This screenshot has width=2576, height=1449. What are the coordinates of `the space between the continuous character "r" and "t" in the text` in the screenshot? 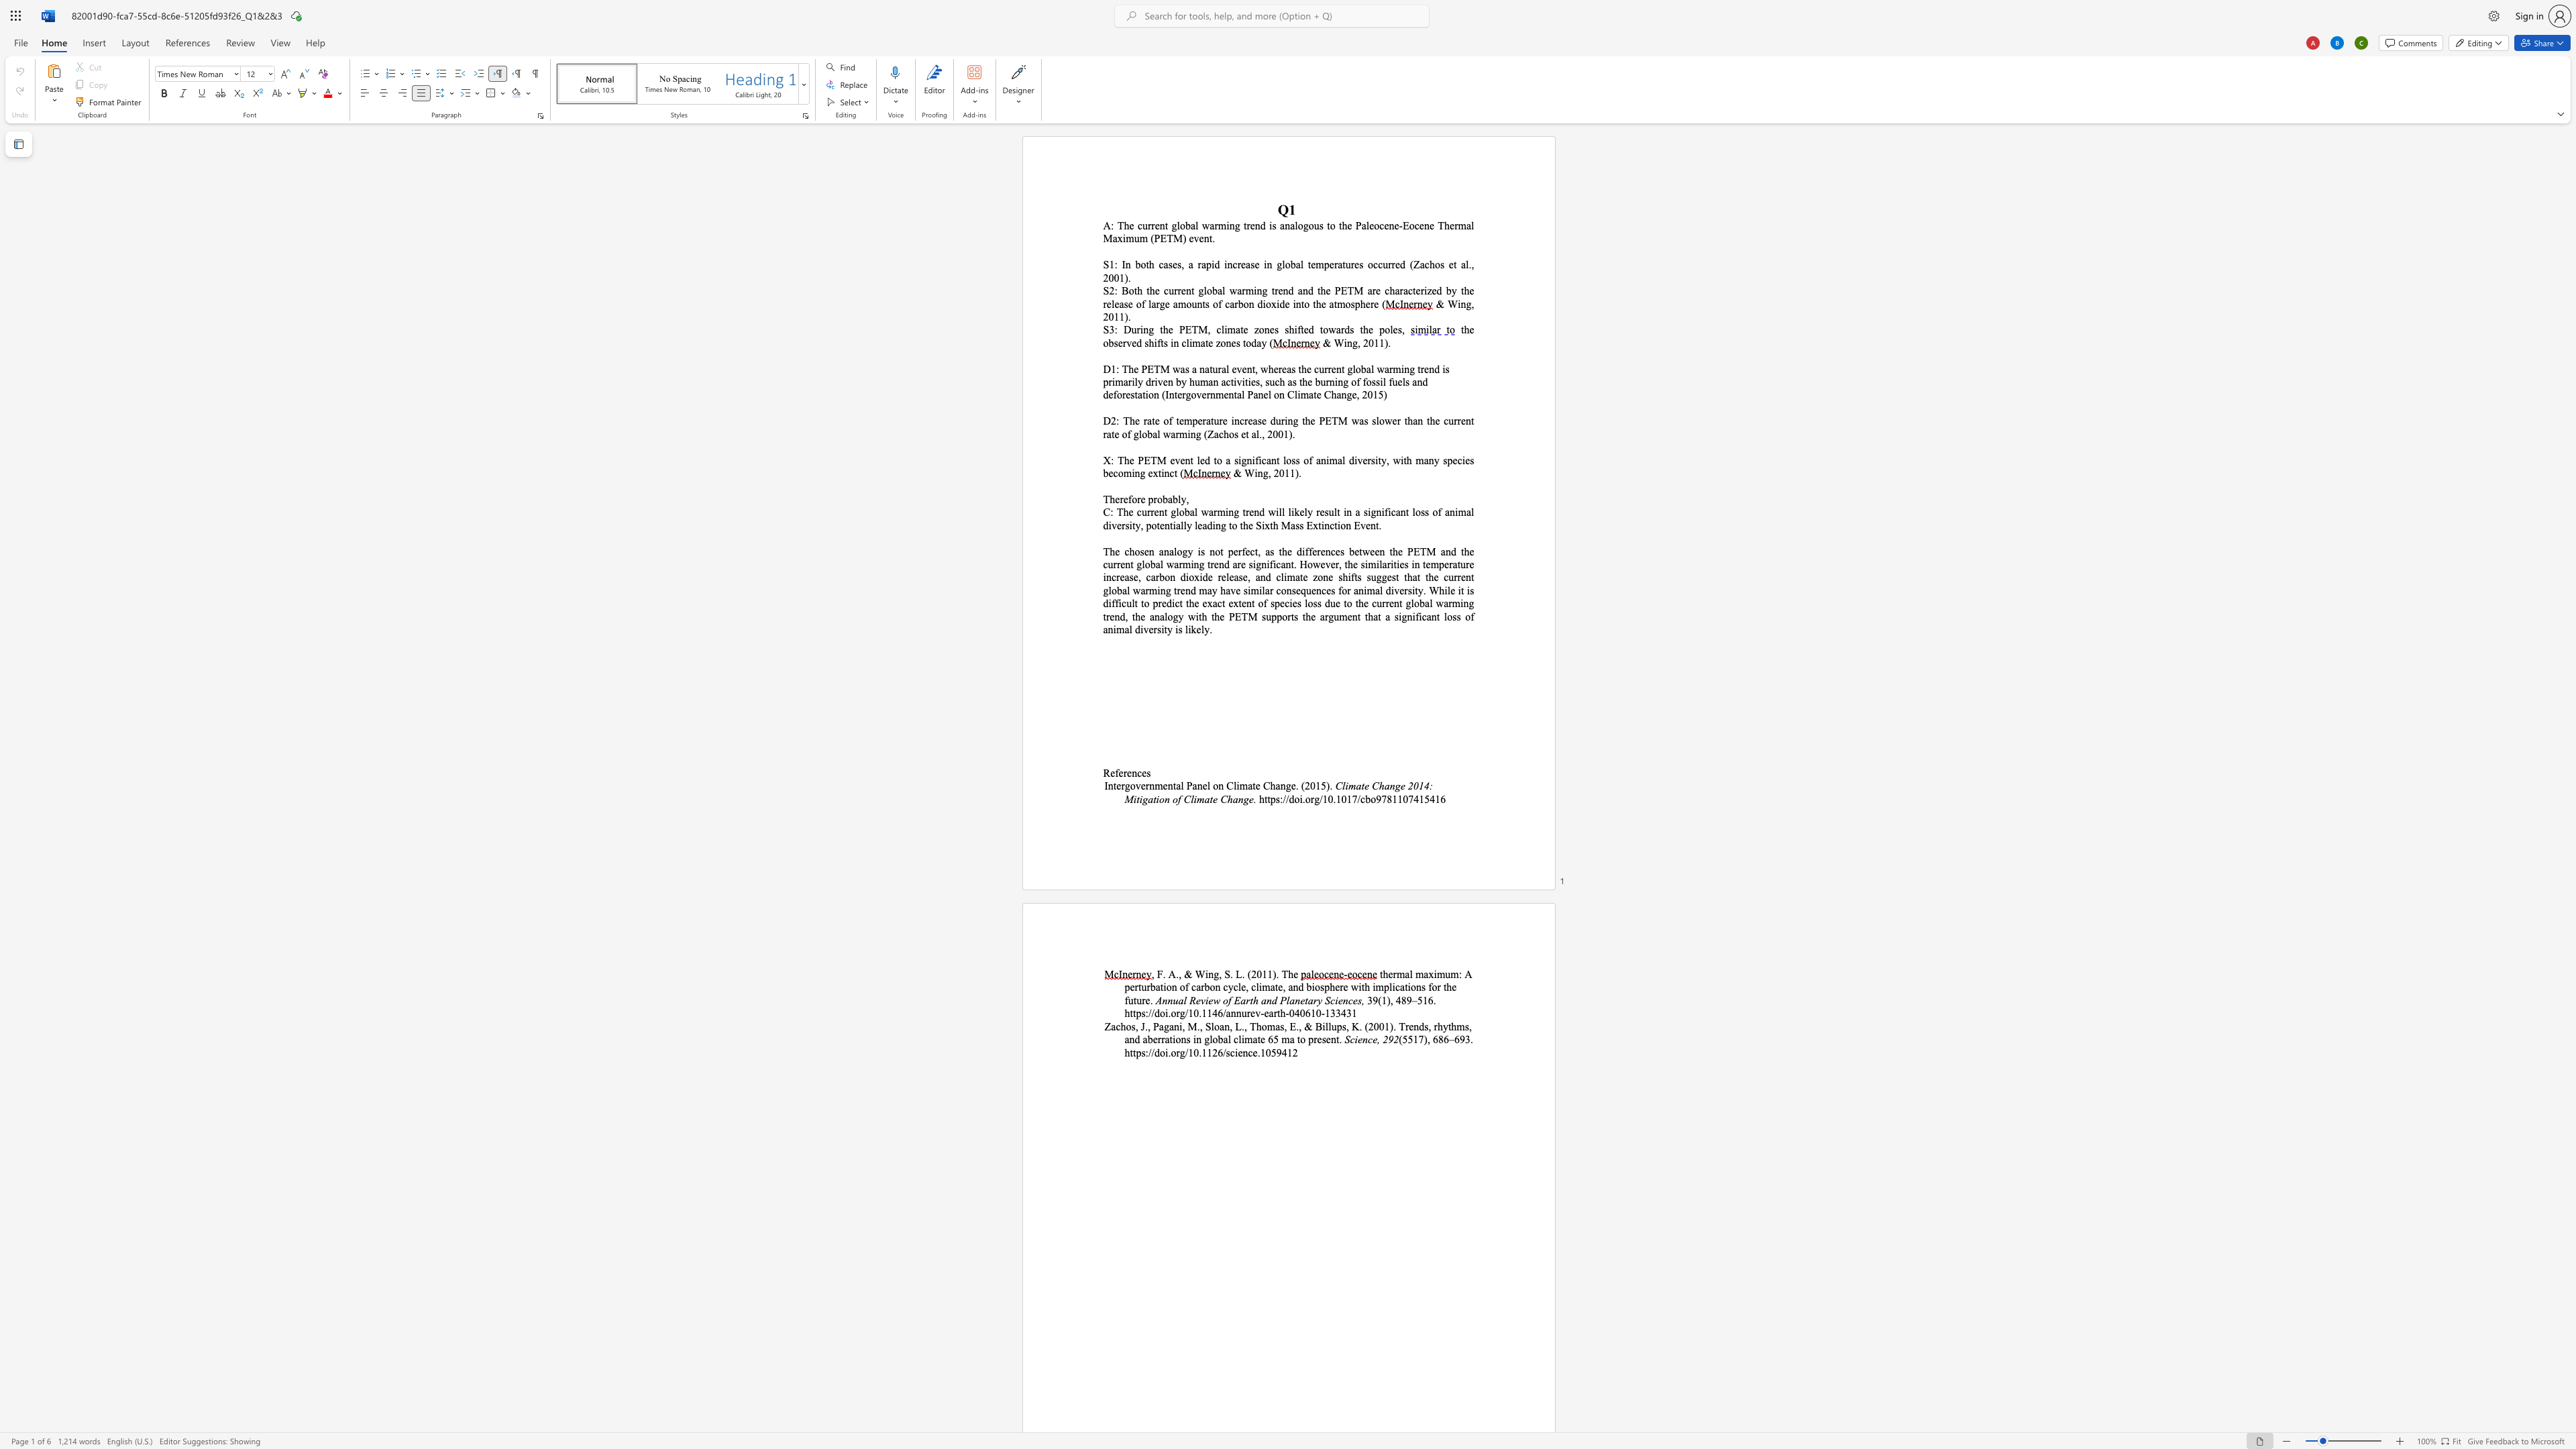 It's located at (1137, 986).